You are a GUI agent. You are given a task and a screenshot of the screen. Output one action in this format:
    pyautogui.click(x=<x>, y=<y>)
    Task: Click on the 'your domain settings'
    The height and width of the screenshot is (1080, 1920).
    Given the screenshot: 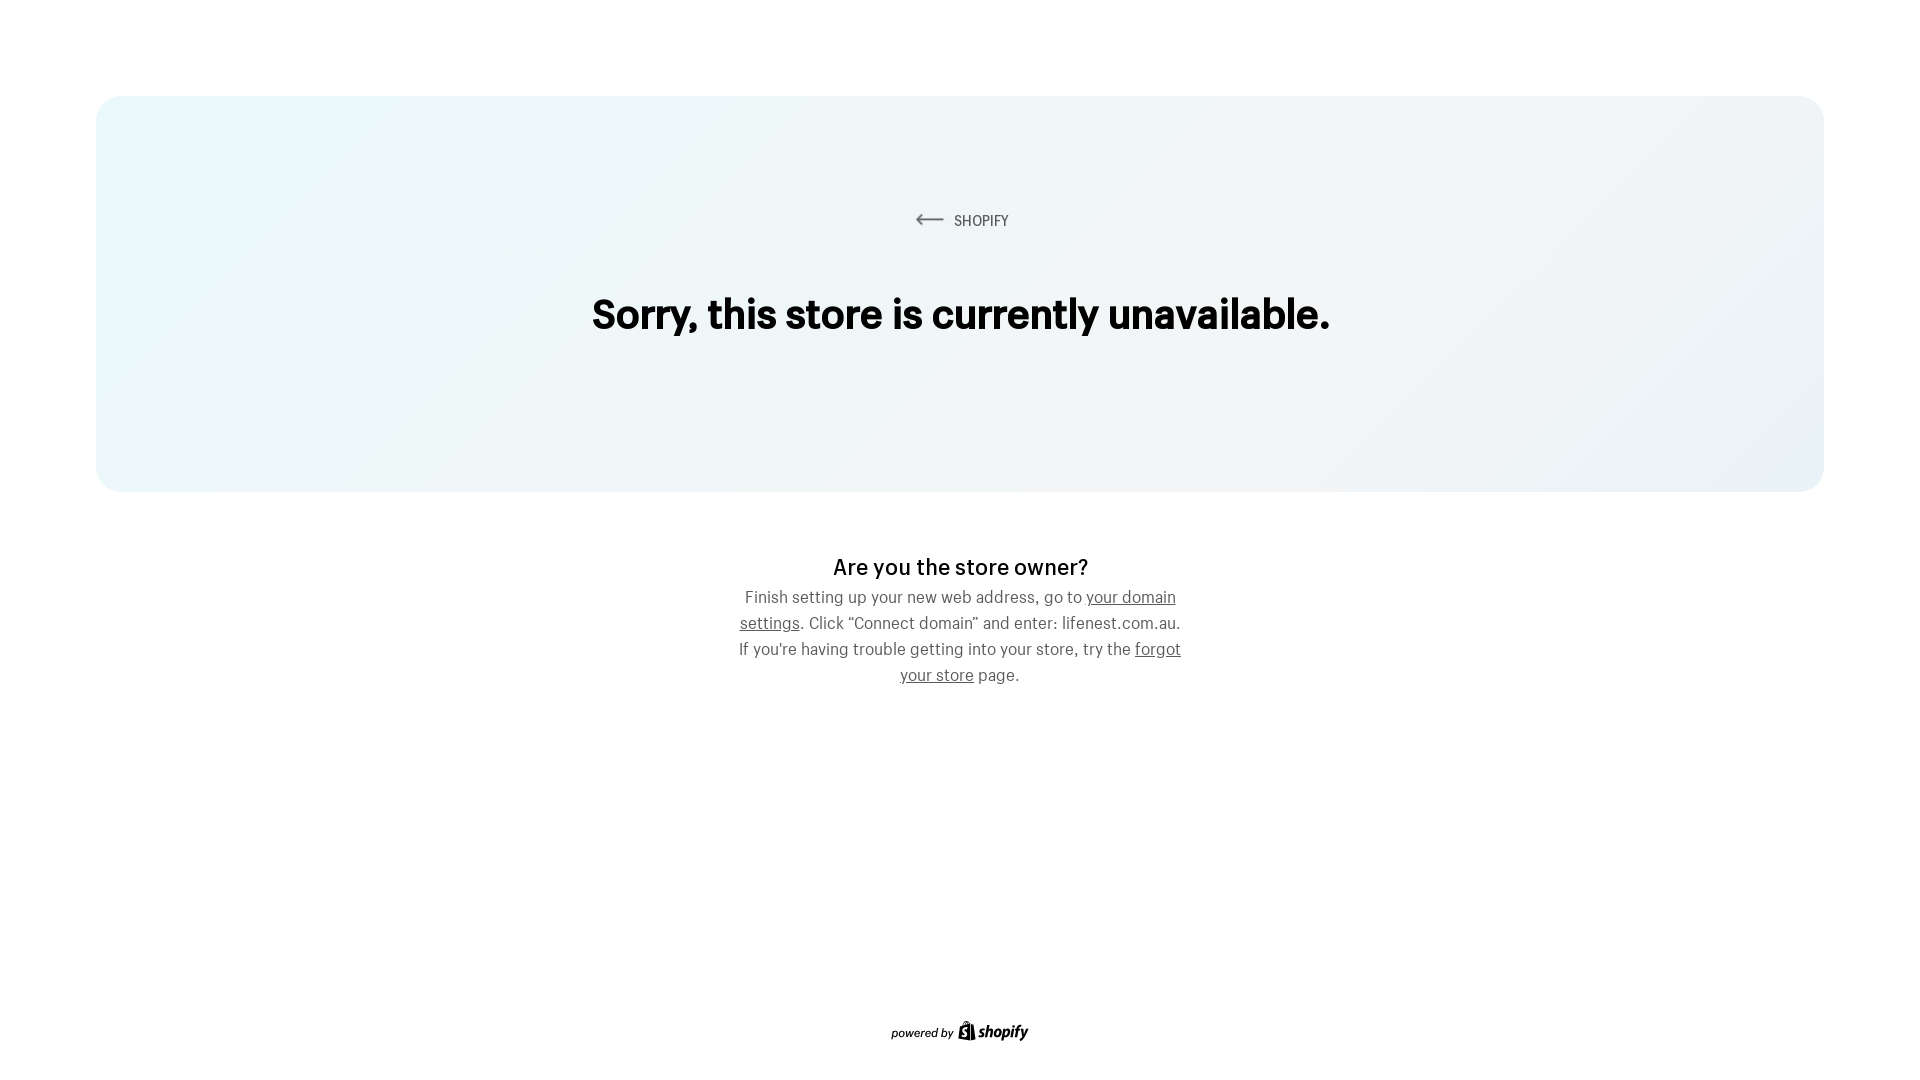 What is the action you would take?
    pyautogui.click(x=957, y=605)
    